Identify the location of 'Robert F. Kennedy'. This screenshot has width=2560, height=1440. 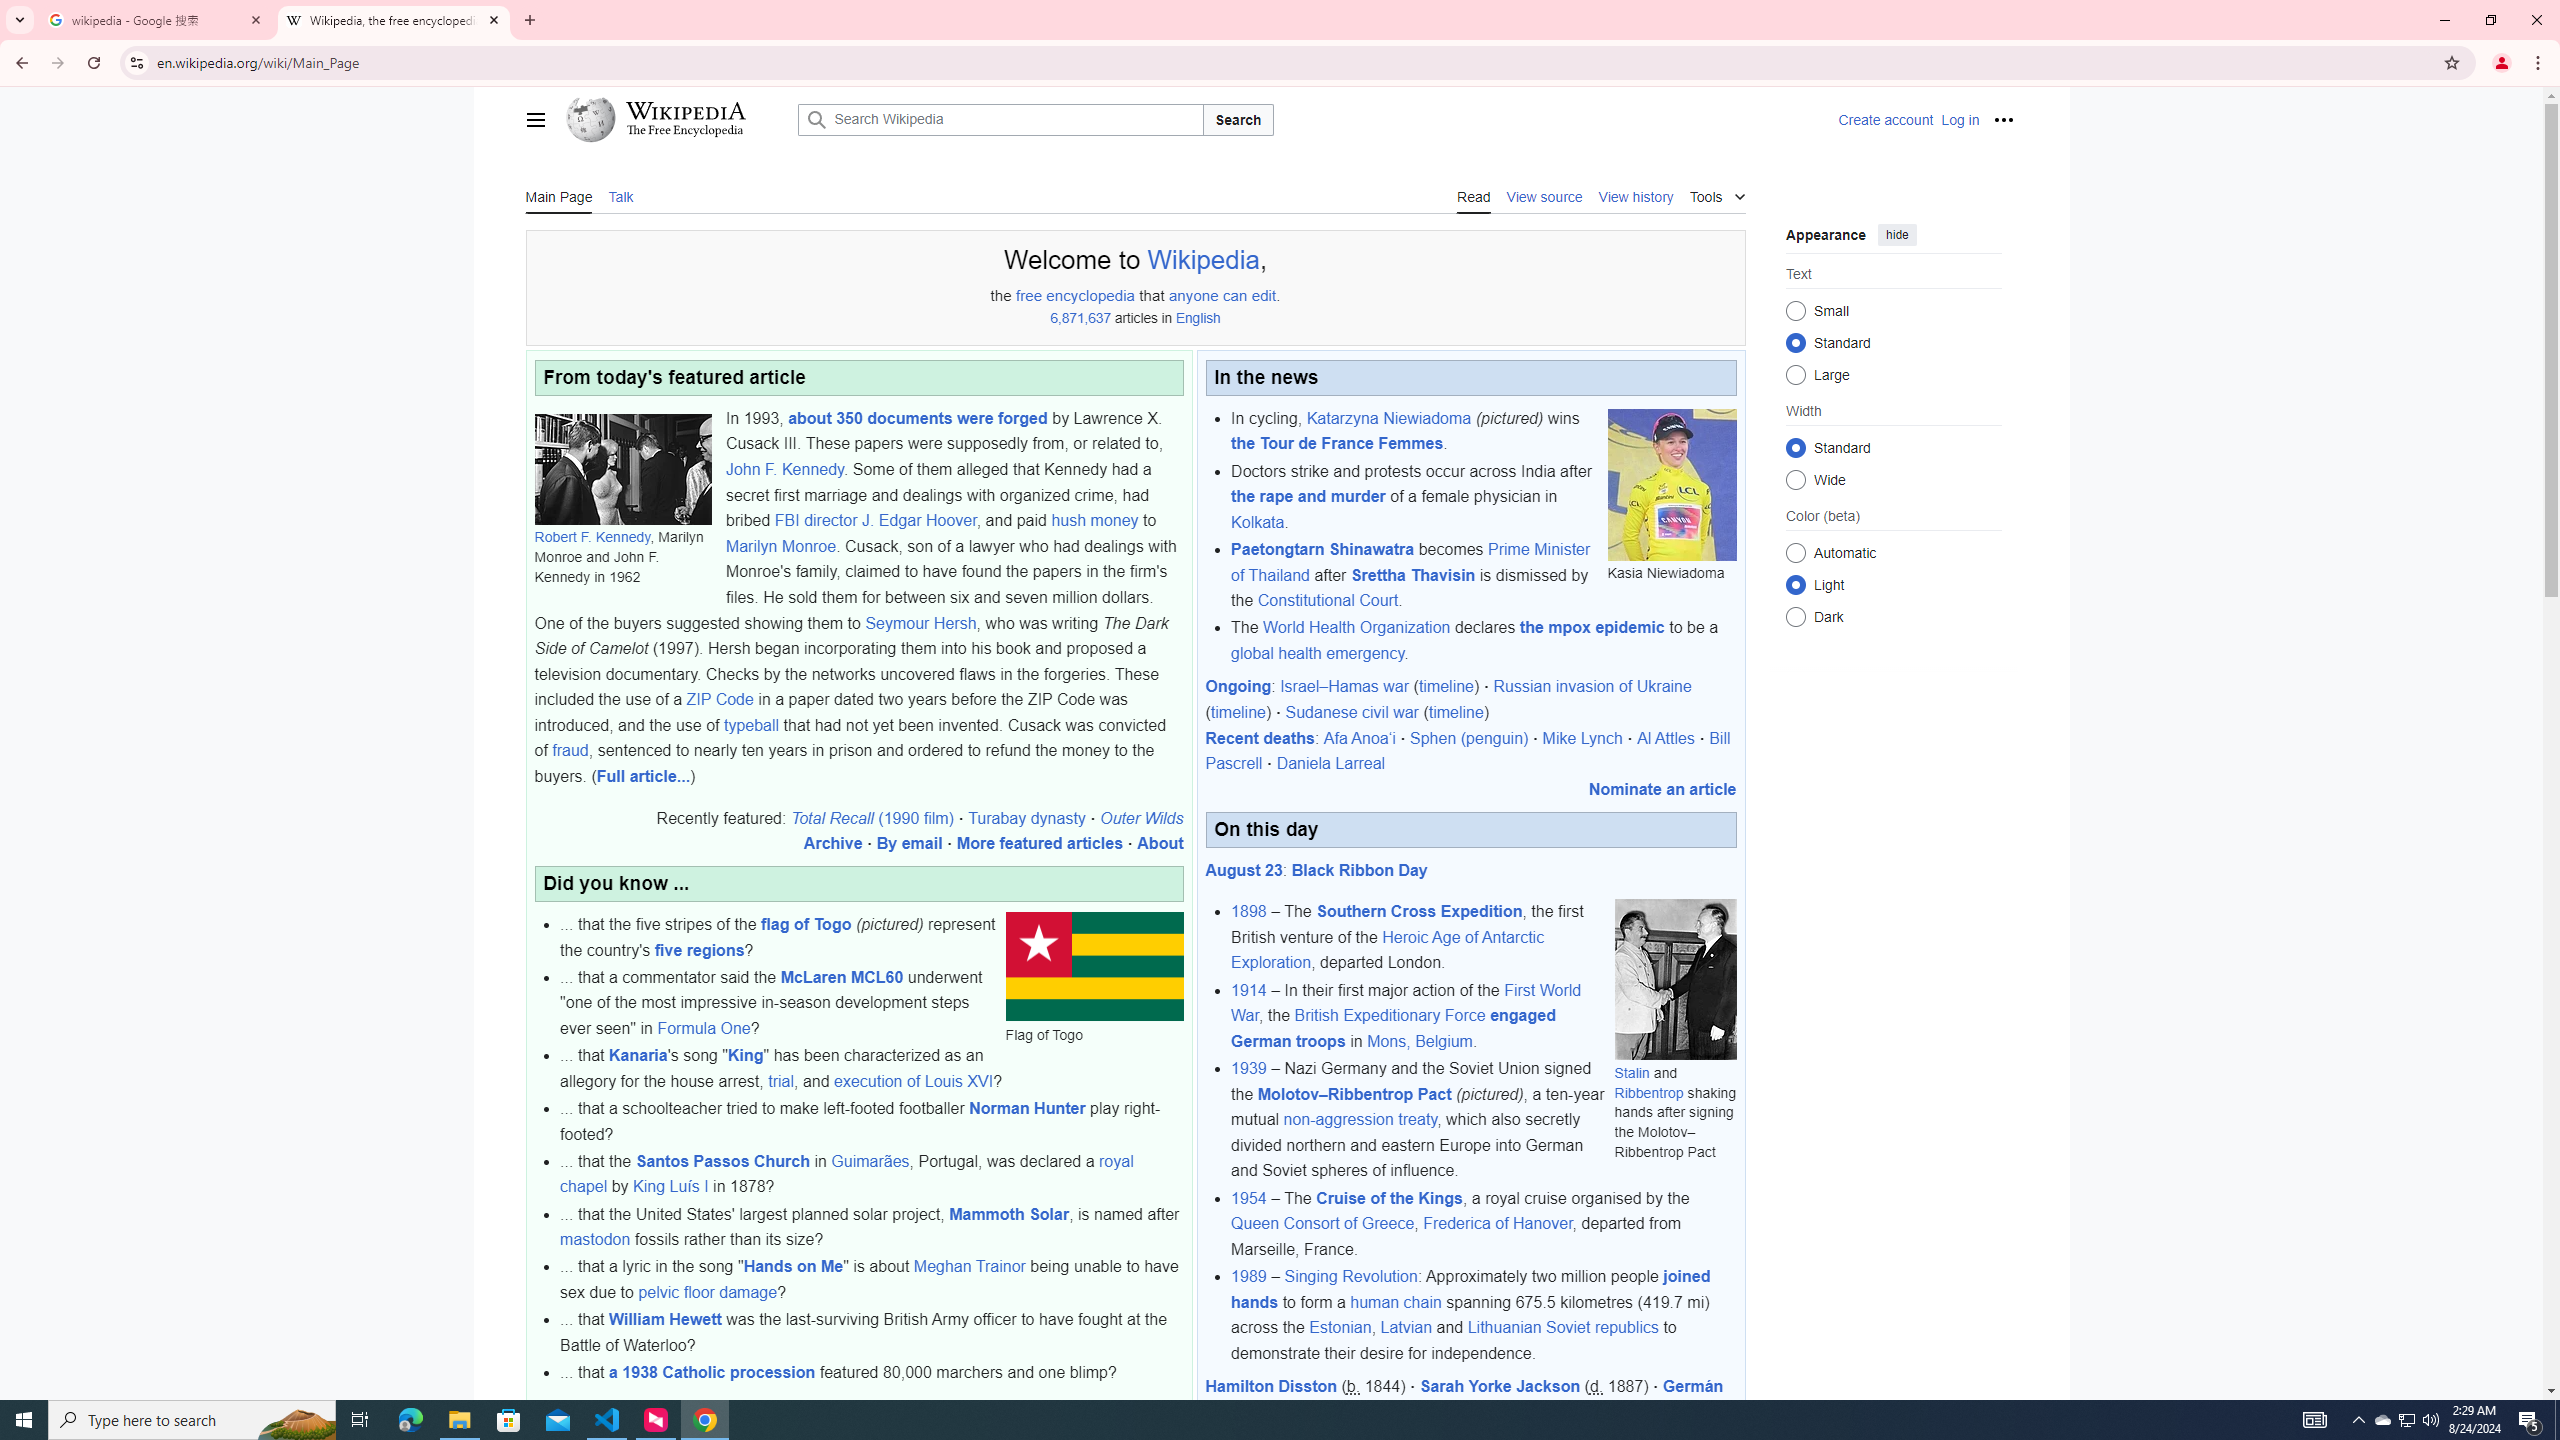
(591, 536).